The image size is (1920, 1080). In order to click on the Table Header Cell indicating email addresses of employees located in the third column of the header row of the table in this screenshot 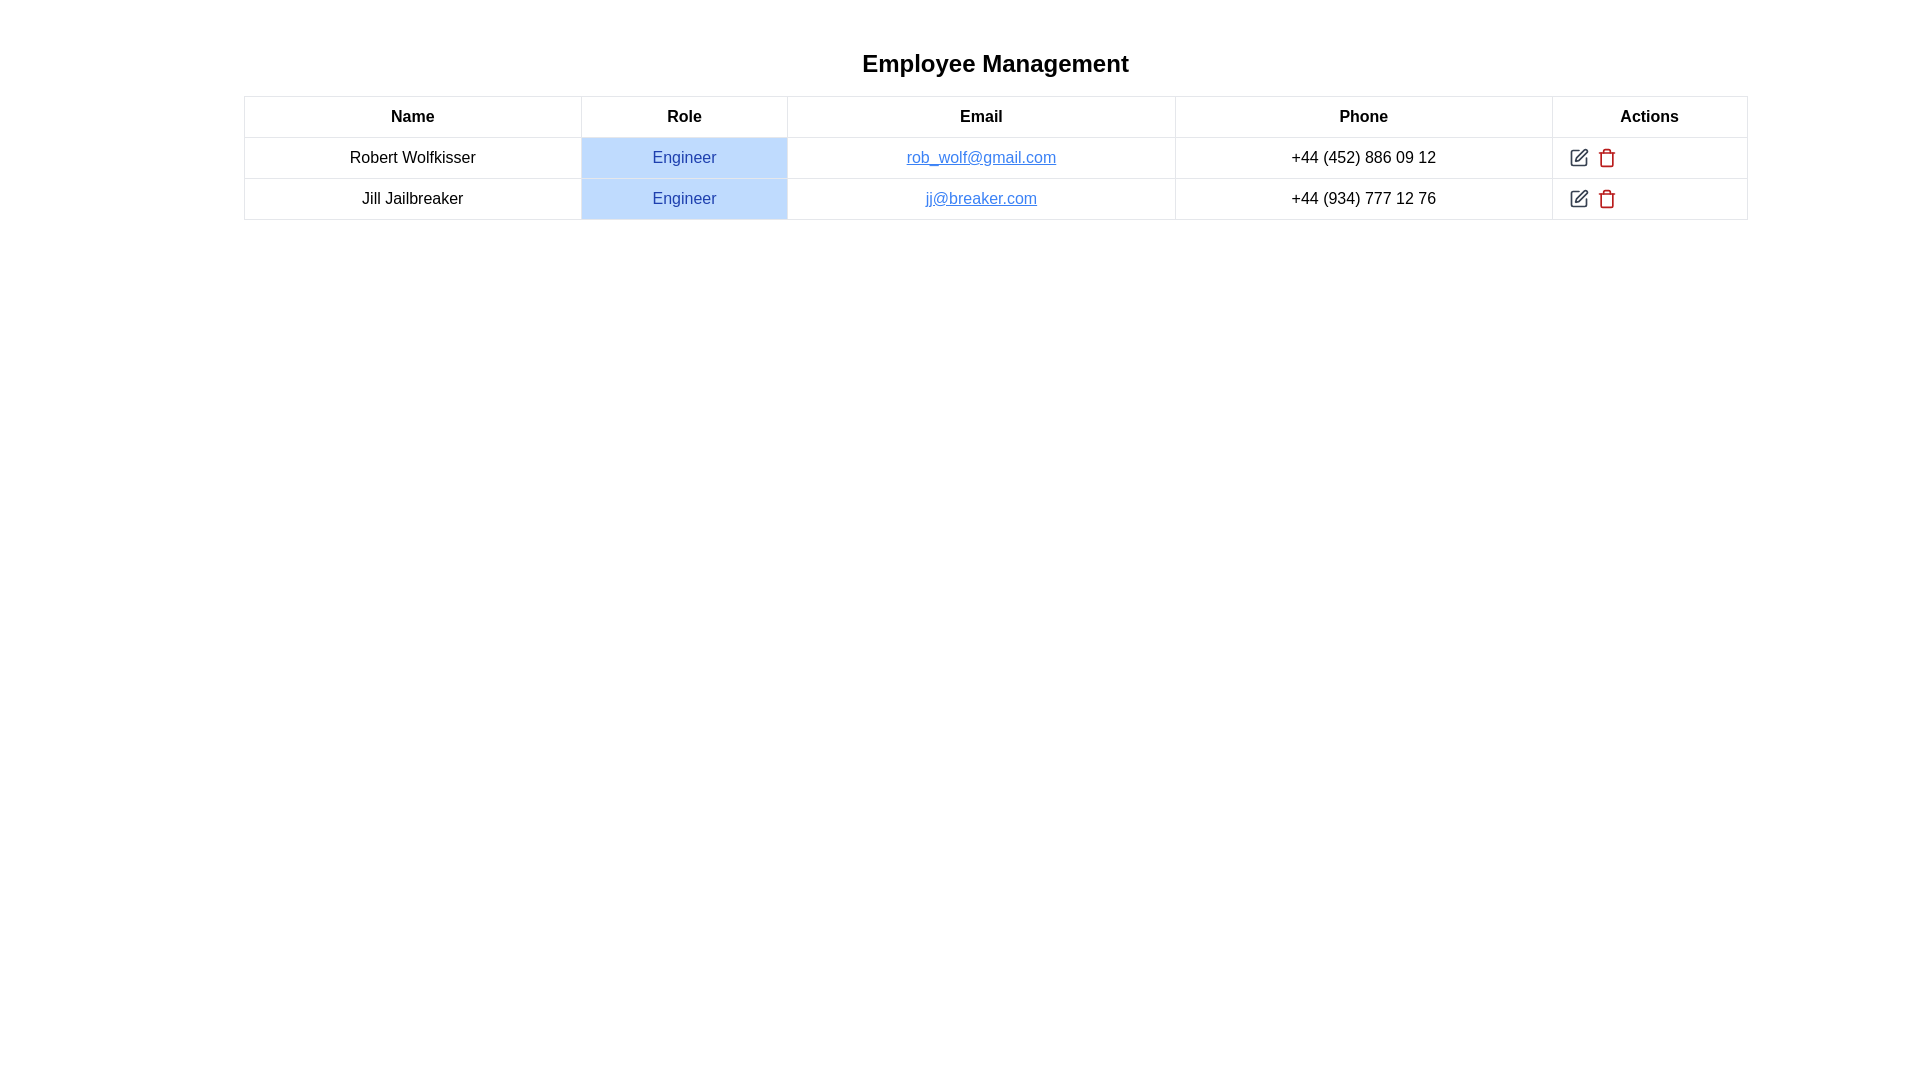, I will do `click(981, 116)`.